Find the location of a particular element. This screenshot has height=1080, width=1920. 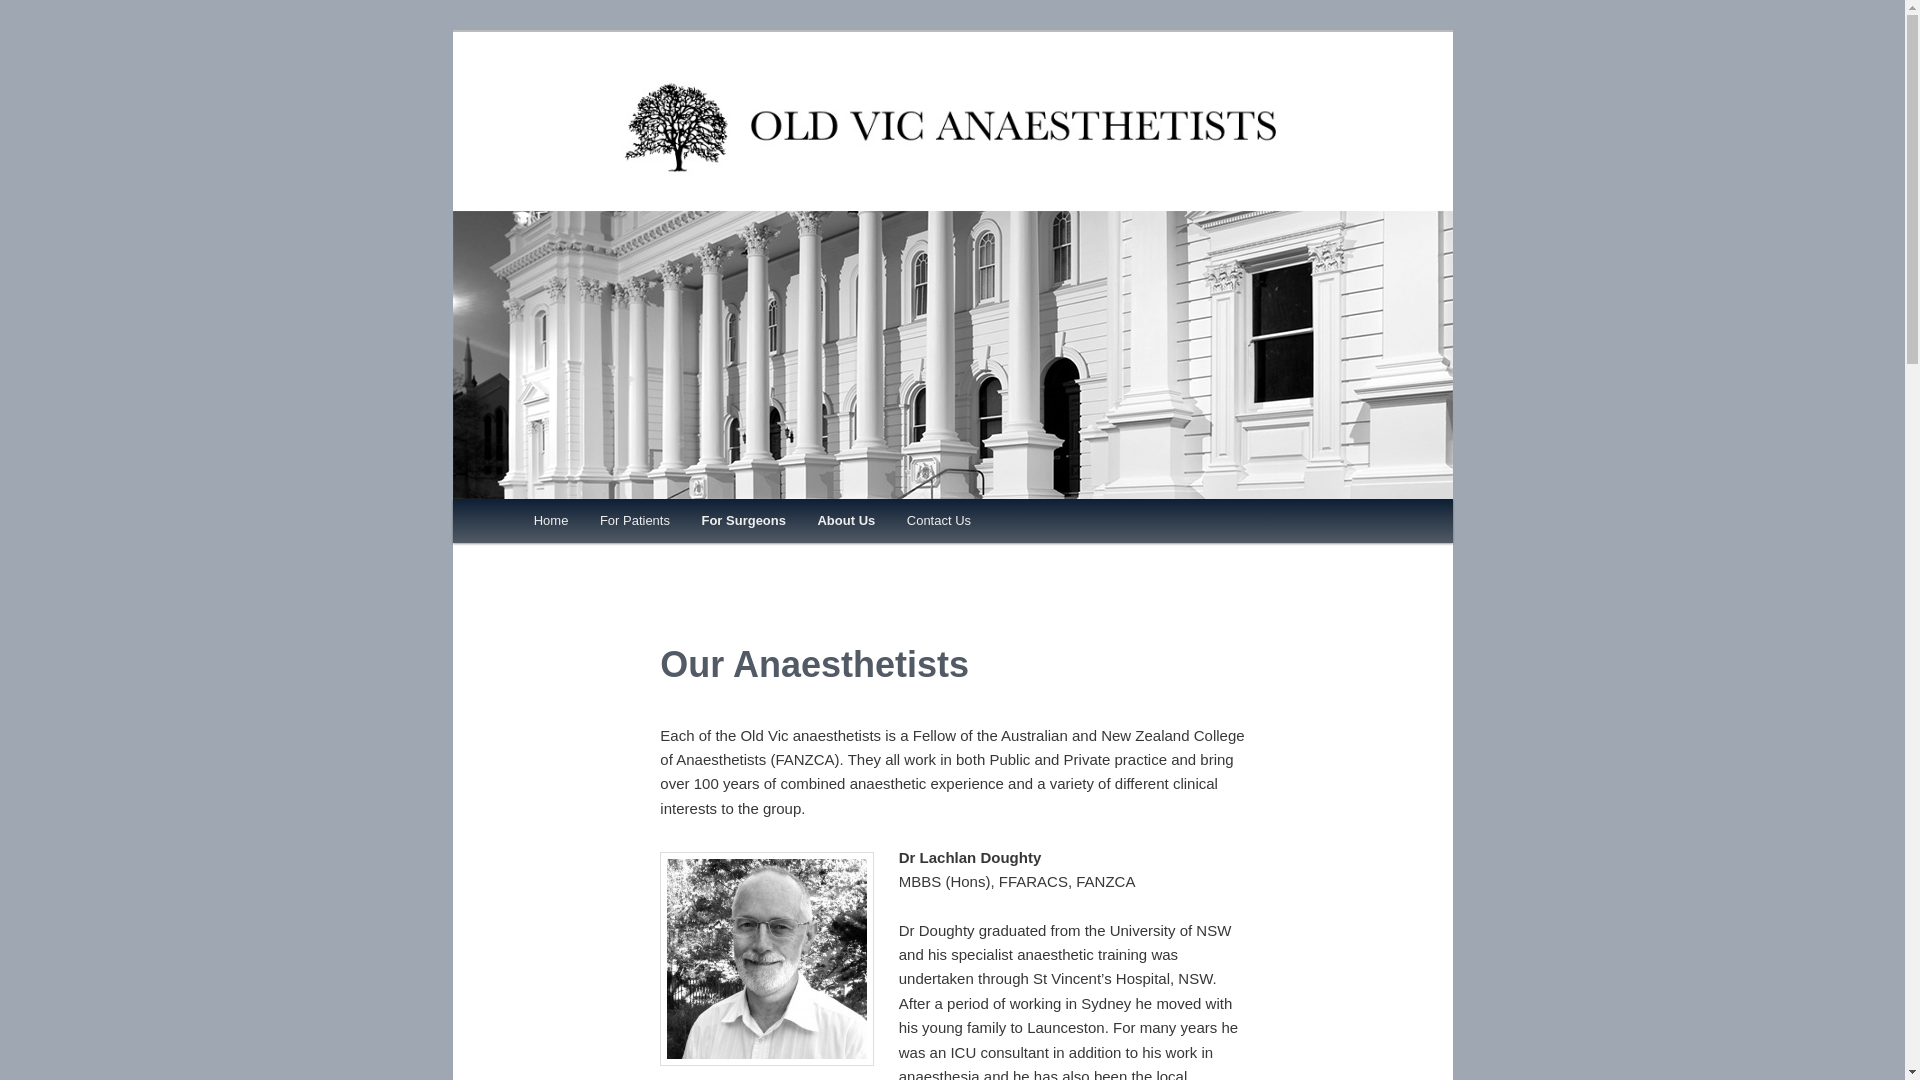

'Home' is located at coordinates (551, 519).